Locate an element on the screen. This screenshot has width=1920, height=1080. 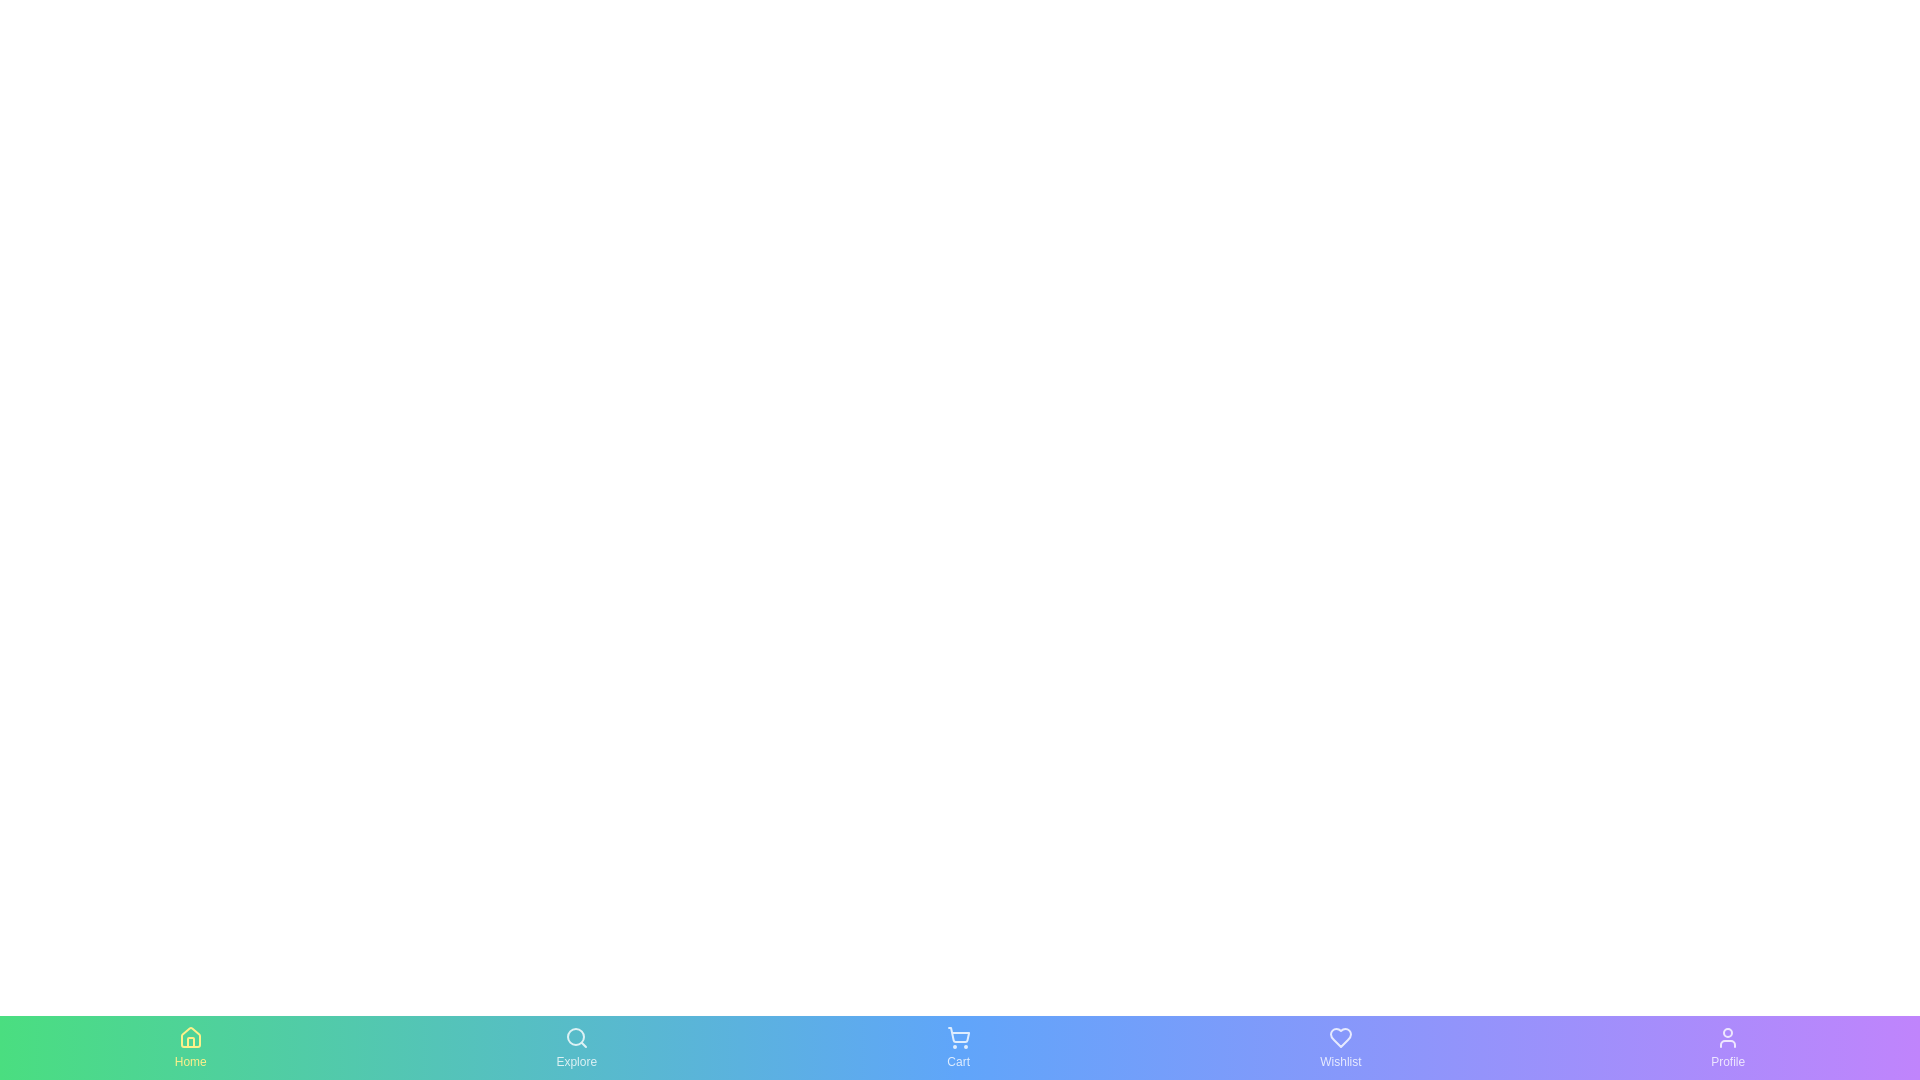
the Home tab by clicking on it is located at coordinates (190, 1047).